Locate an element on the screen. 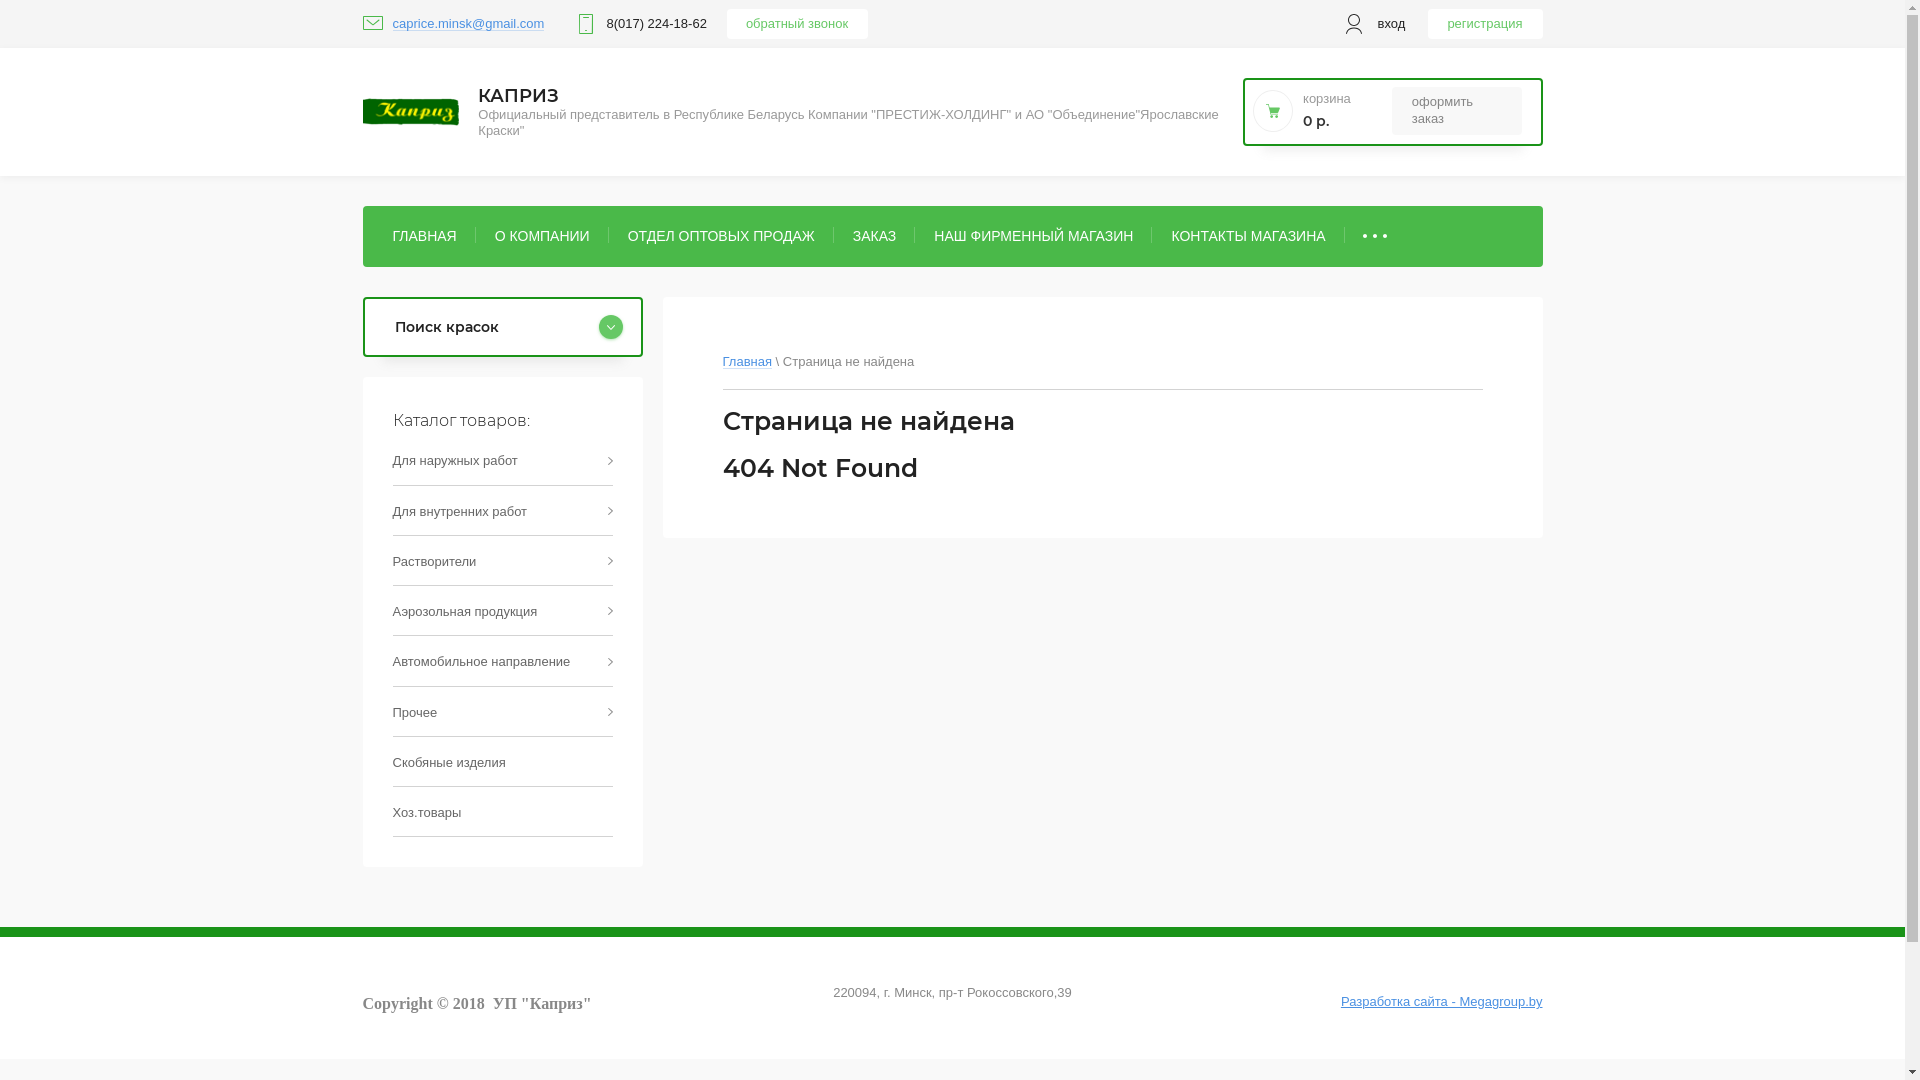  '8(017) 224-18-62' is located at coordinates (656, 23).